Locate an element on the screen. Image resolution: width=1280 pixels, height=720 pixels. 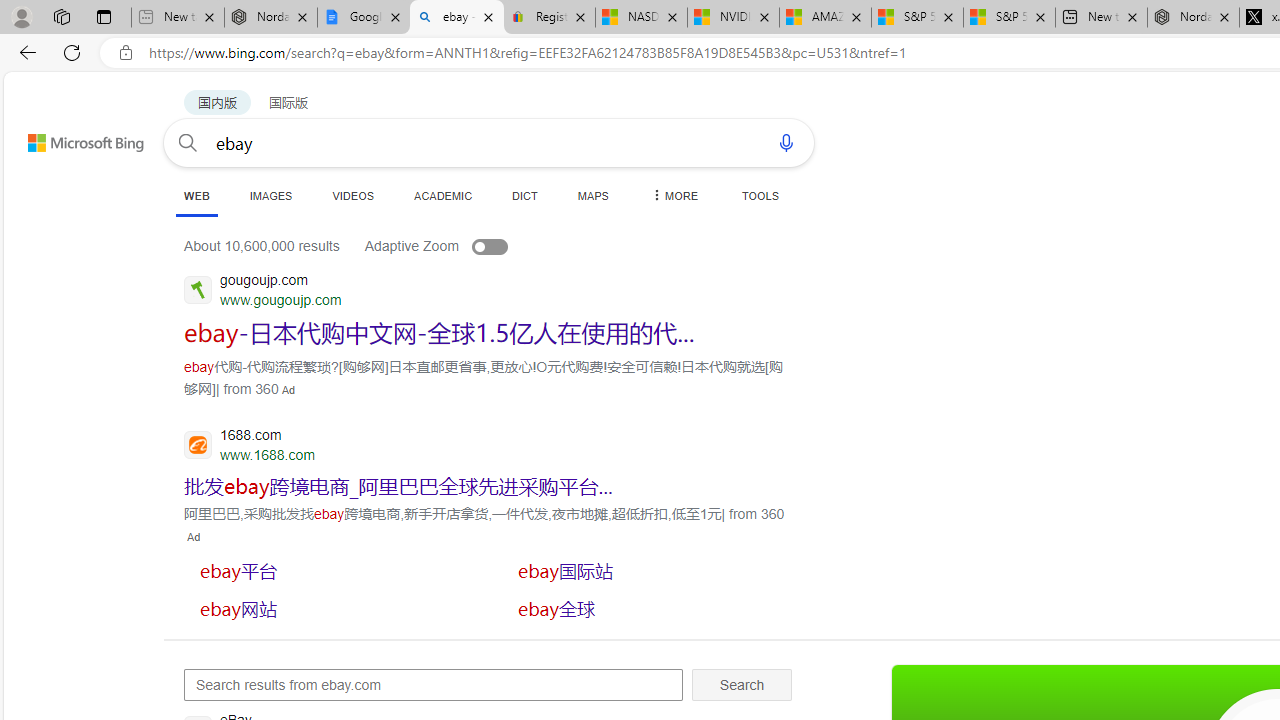
'TOOLS' is located at coordinates (759, 195).